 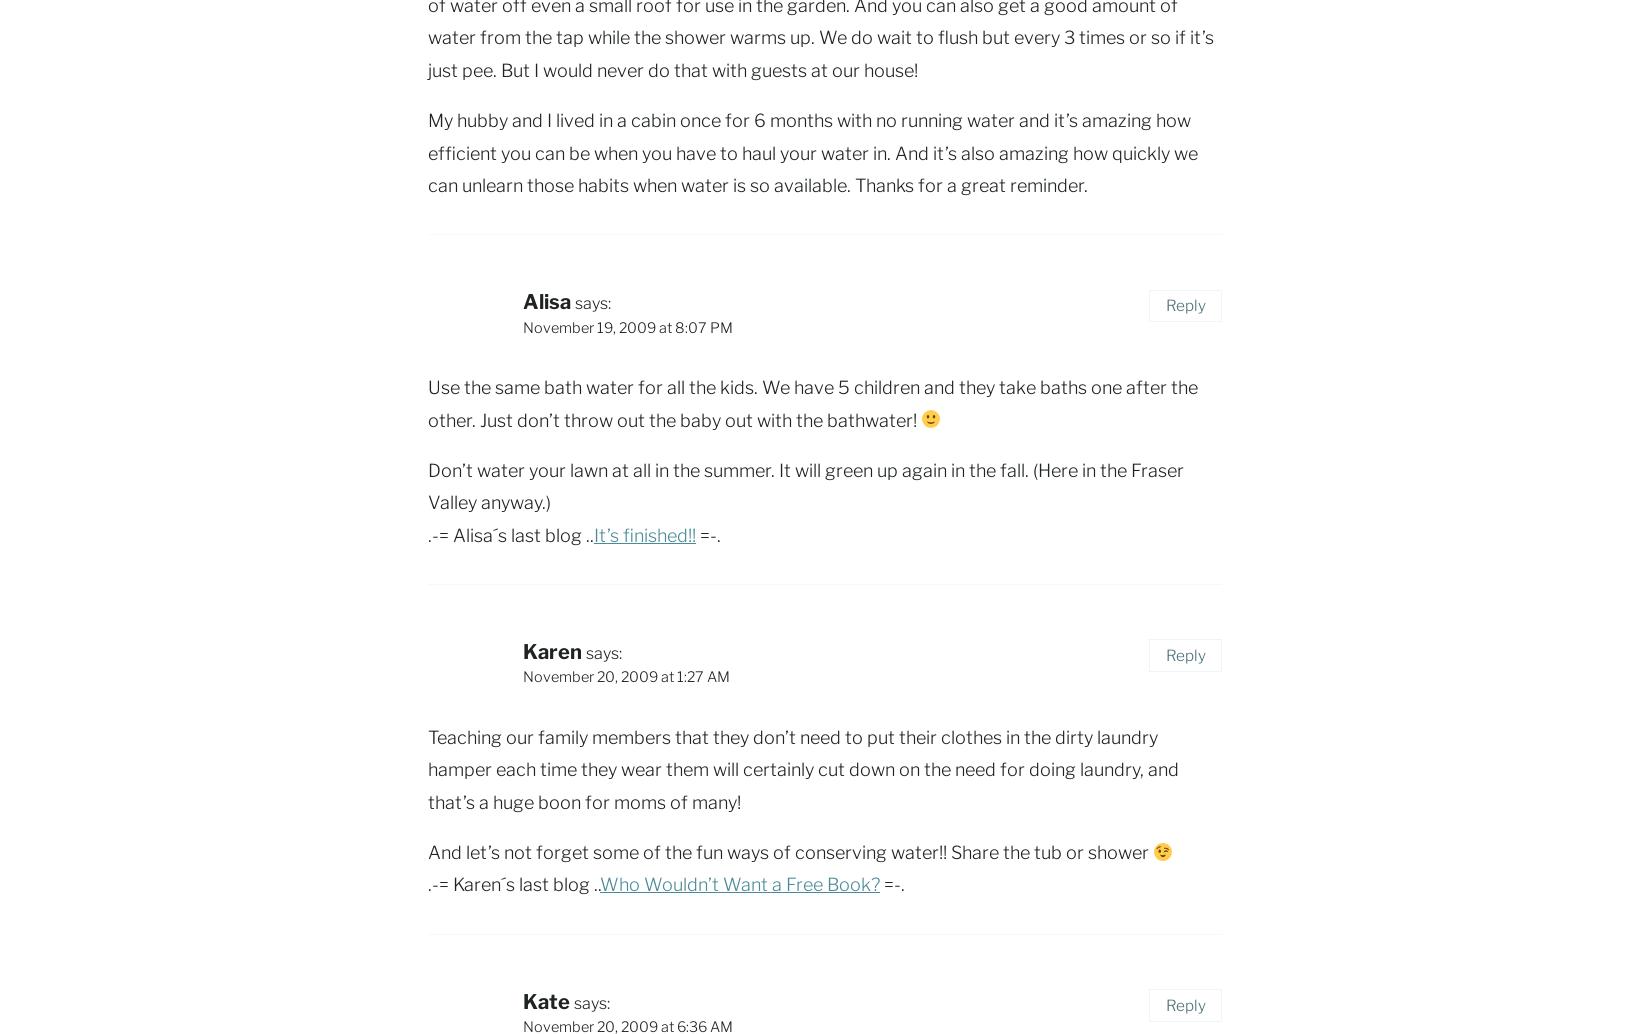 I want to click on '.-= Alisa´s last blog ..', so click(x=510, y=534).